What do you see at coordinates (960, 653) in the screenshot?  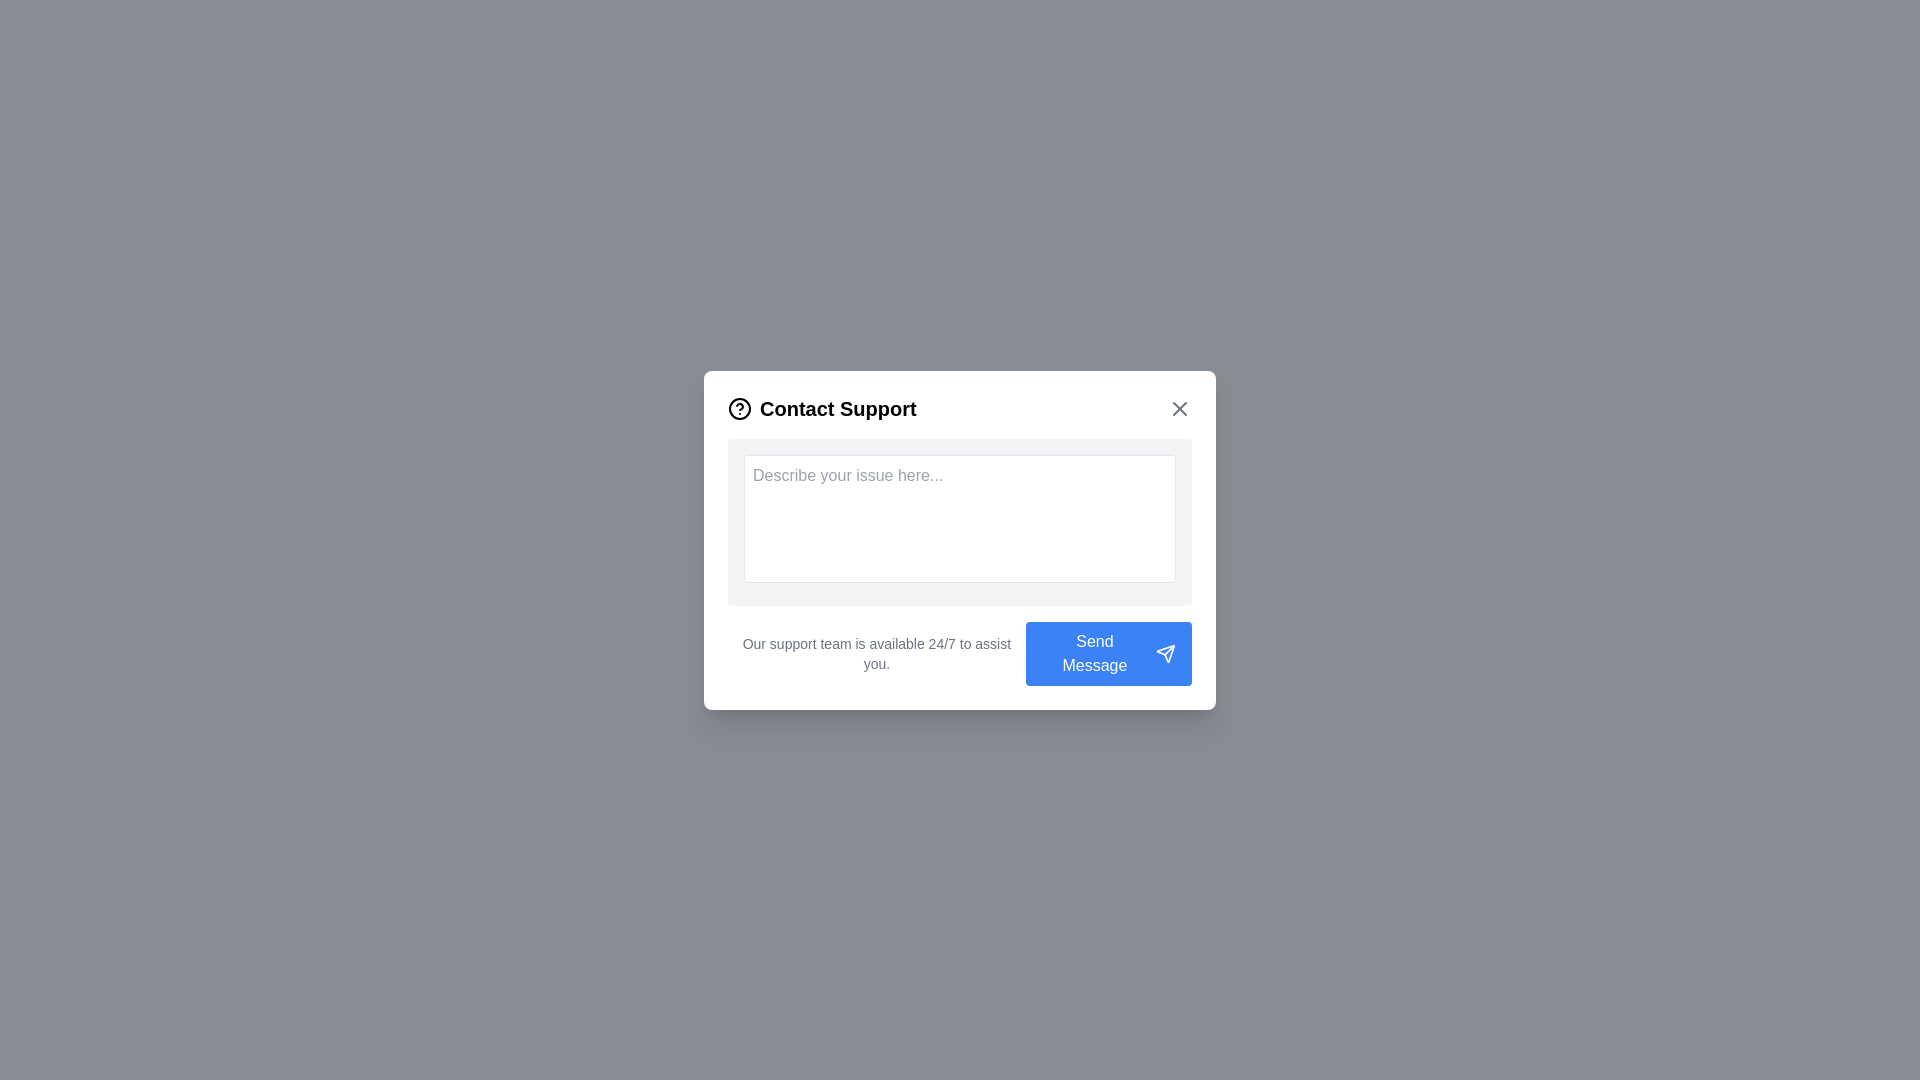 I see `the informational text displaying the message 'Our support team is available 24/7 to assist you.' located at the bottom-left section within the 'Contact Support' card` at bounding box center [960, 653].